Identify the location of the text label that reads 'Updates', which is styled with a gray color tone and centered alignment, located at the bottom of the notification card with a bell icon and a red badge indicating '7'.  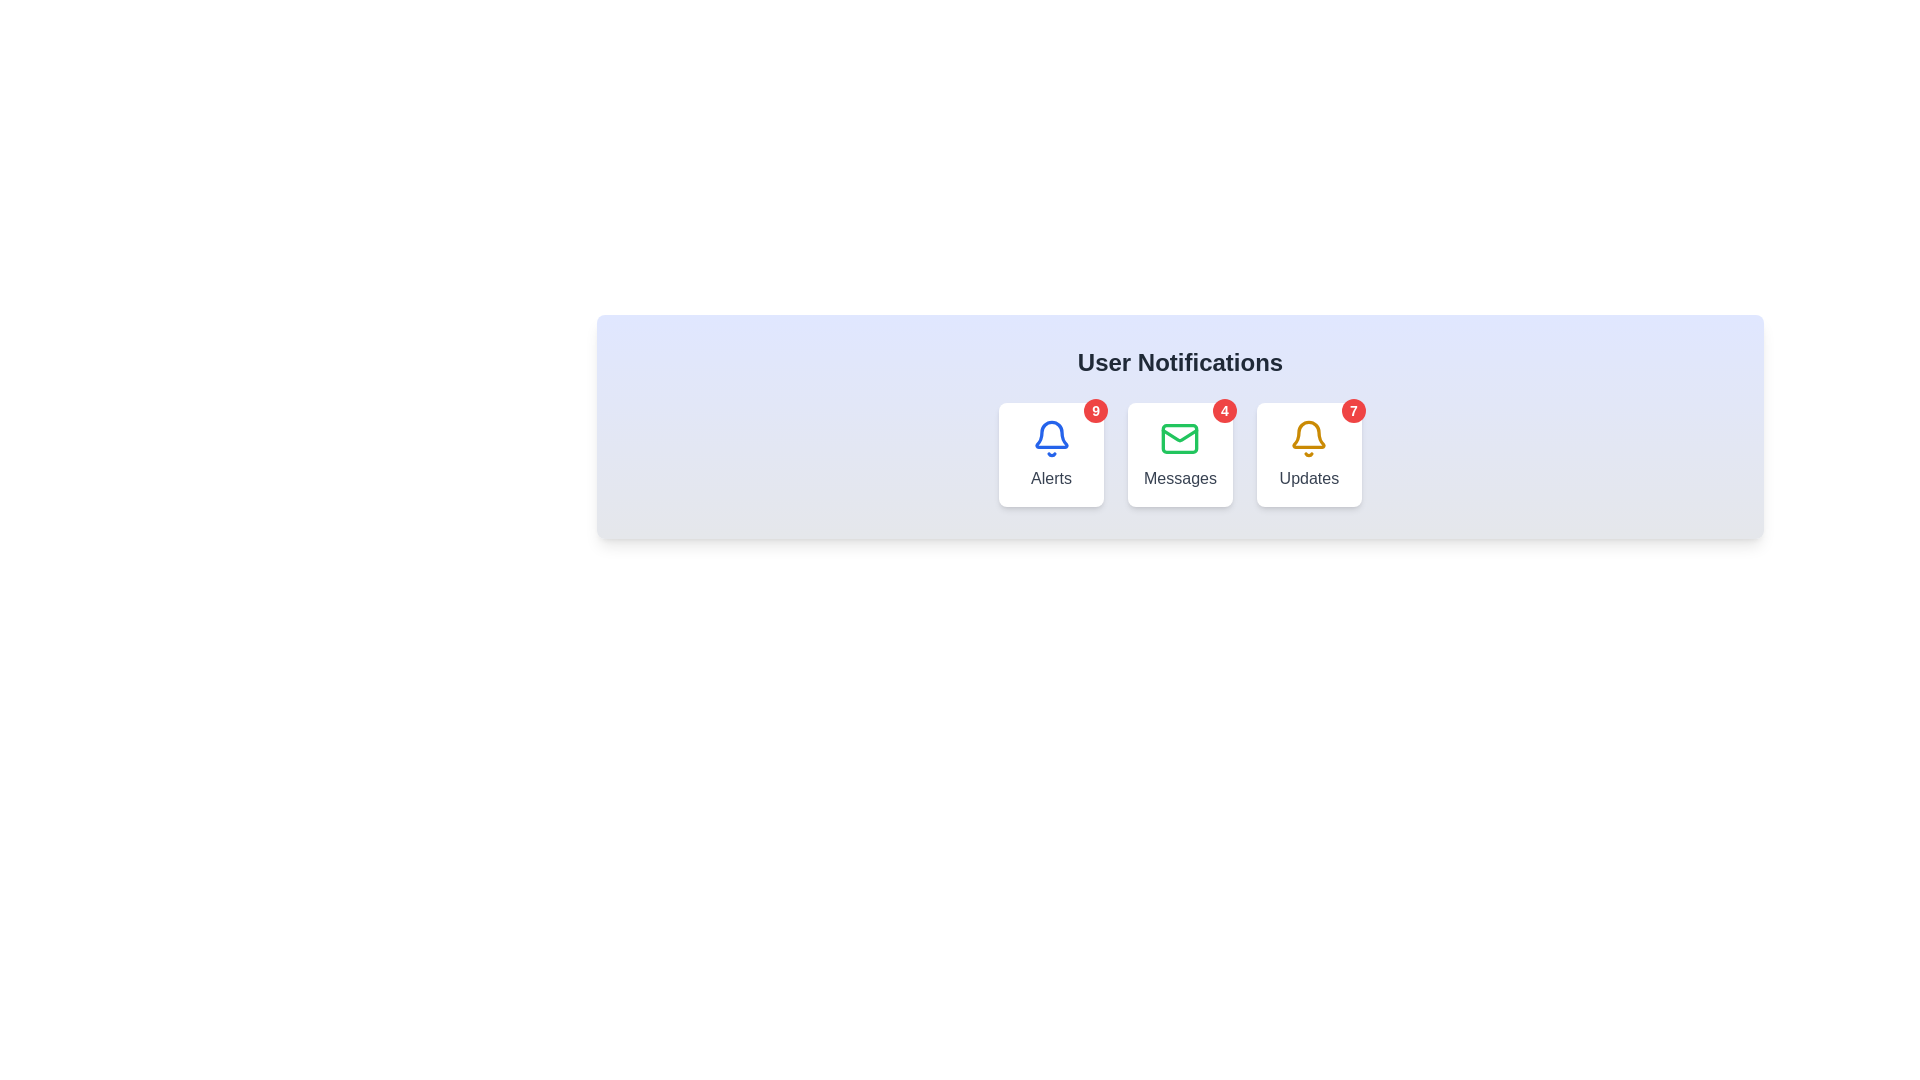
(1309, 478).